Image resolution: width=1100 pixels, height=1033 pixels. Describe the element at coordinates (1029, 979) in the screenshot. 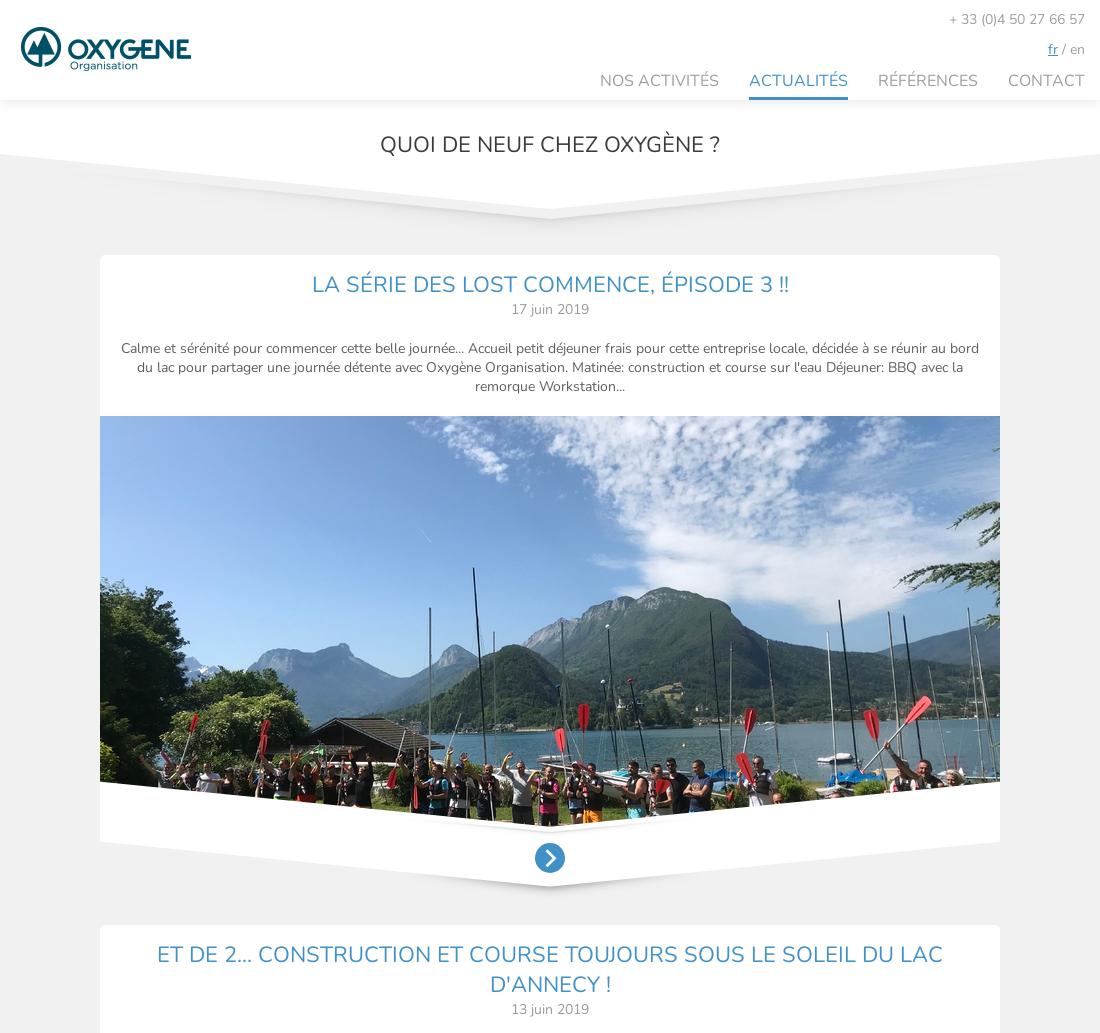

I see `'Pure Illusion'` at that location.